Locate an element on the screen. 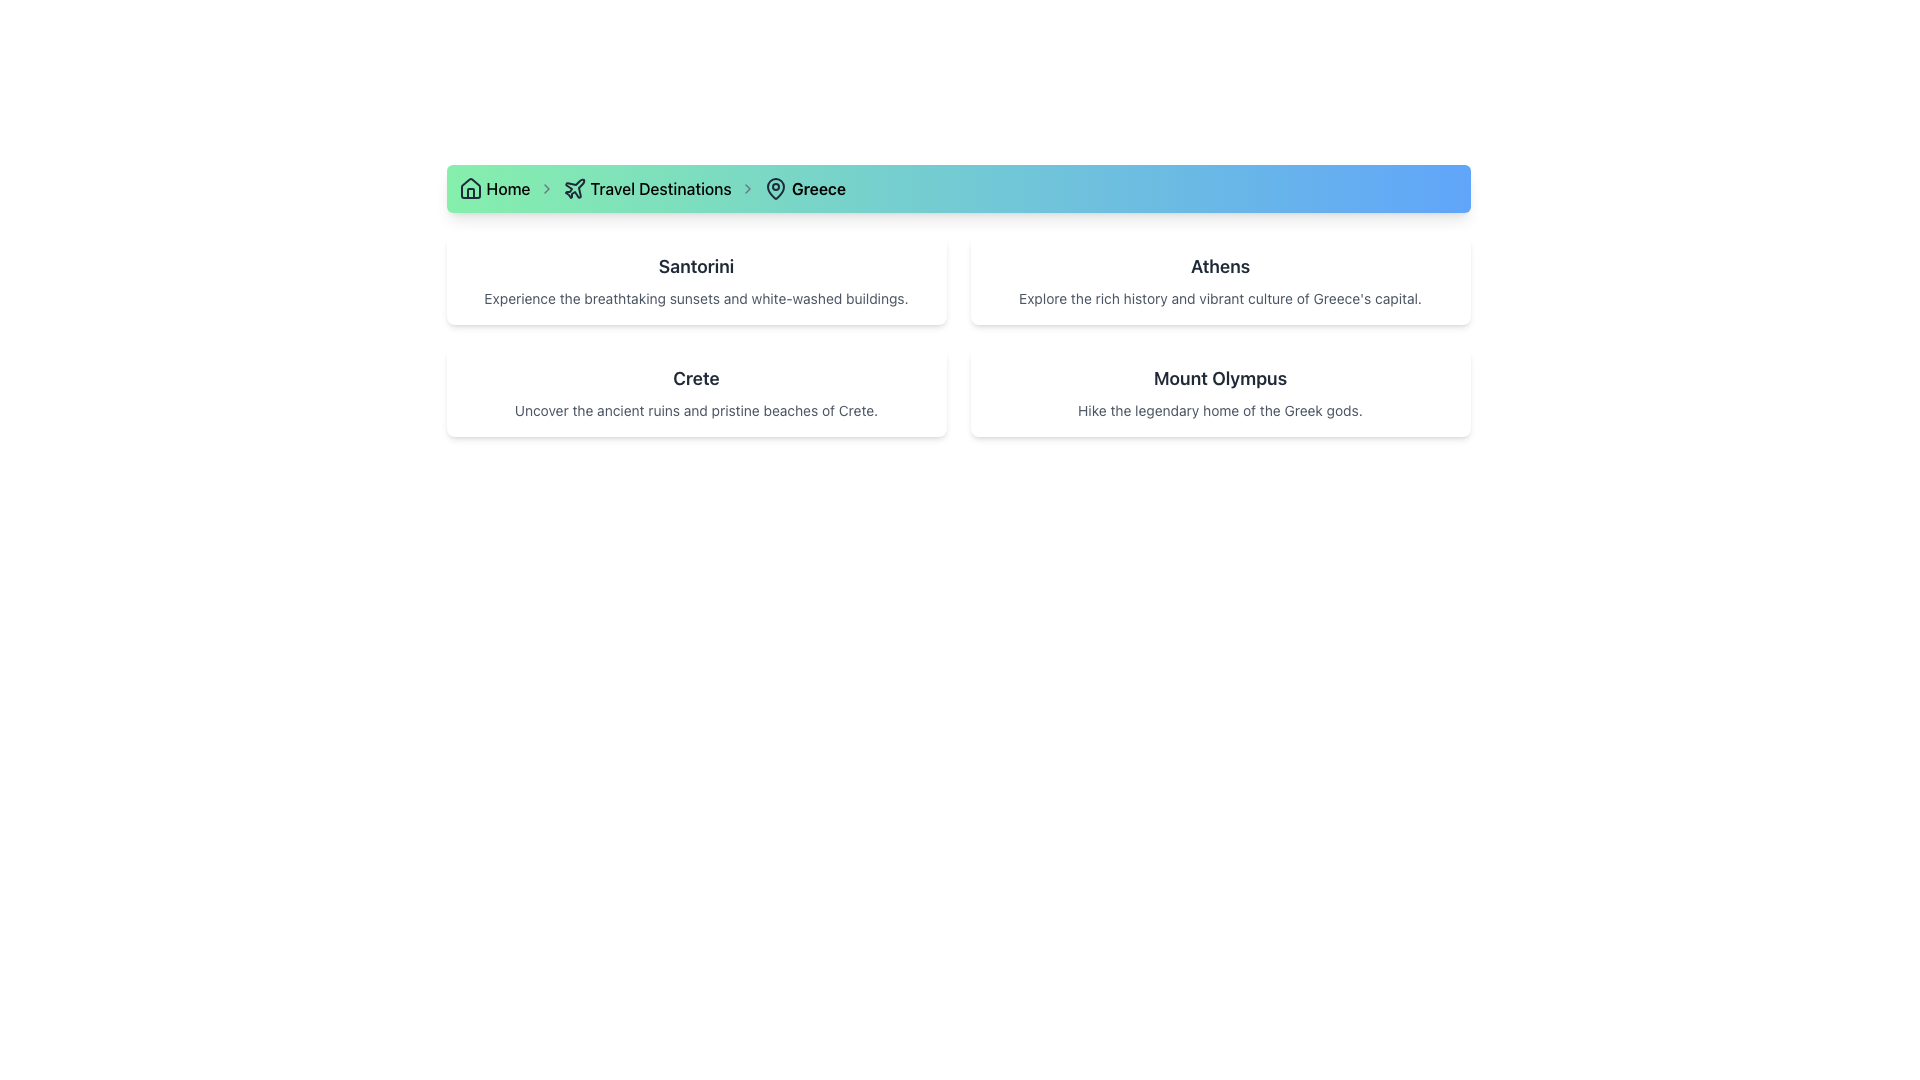  the Informational Card labeled 'Mount Olympus', which is located in the bottom-right position of a two-by-two grid layout is located at coordinates (1219, 393).